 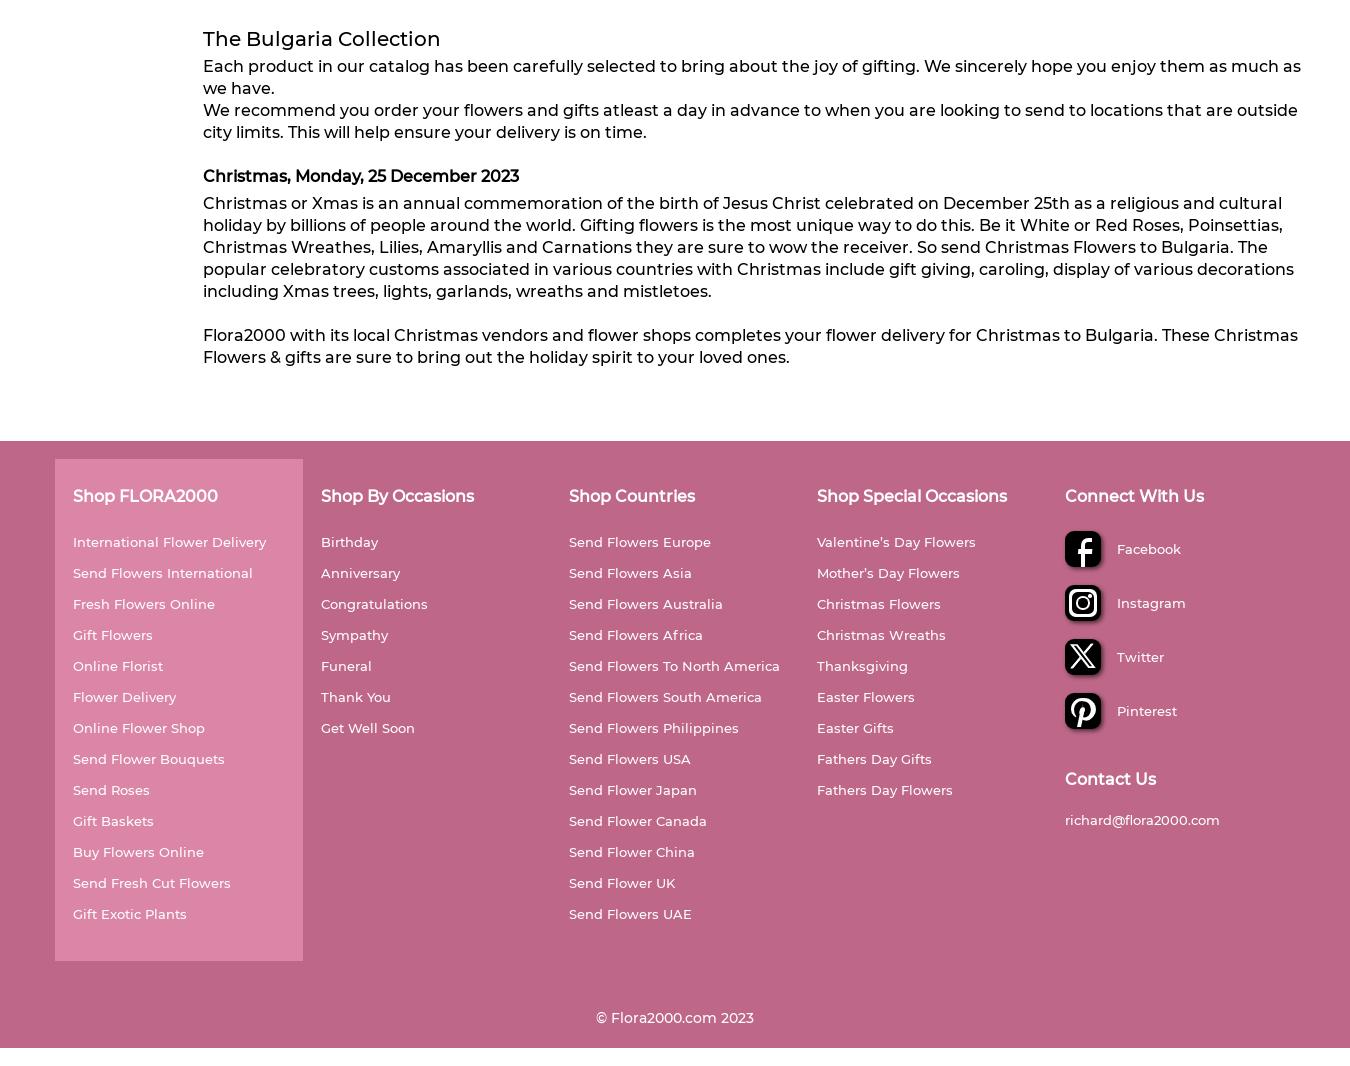 I want to click on 'Twitter', so click(x=1130, y=655).